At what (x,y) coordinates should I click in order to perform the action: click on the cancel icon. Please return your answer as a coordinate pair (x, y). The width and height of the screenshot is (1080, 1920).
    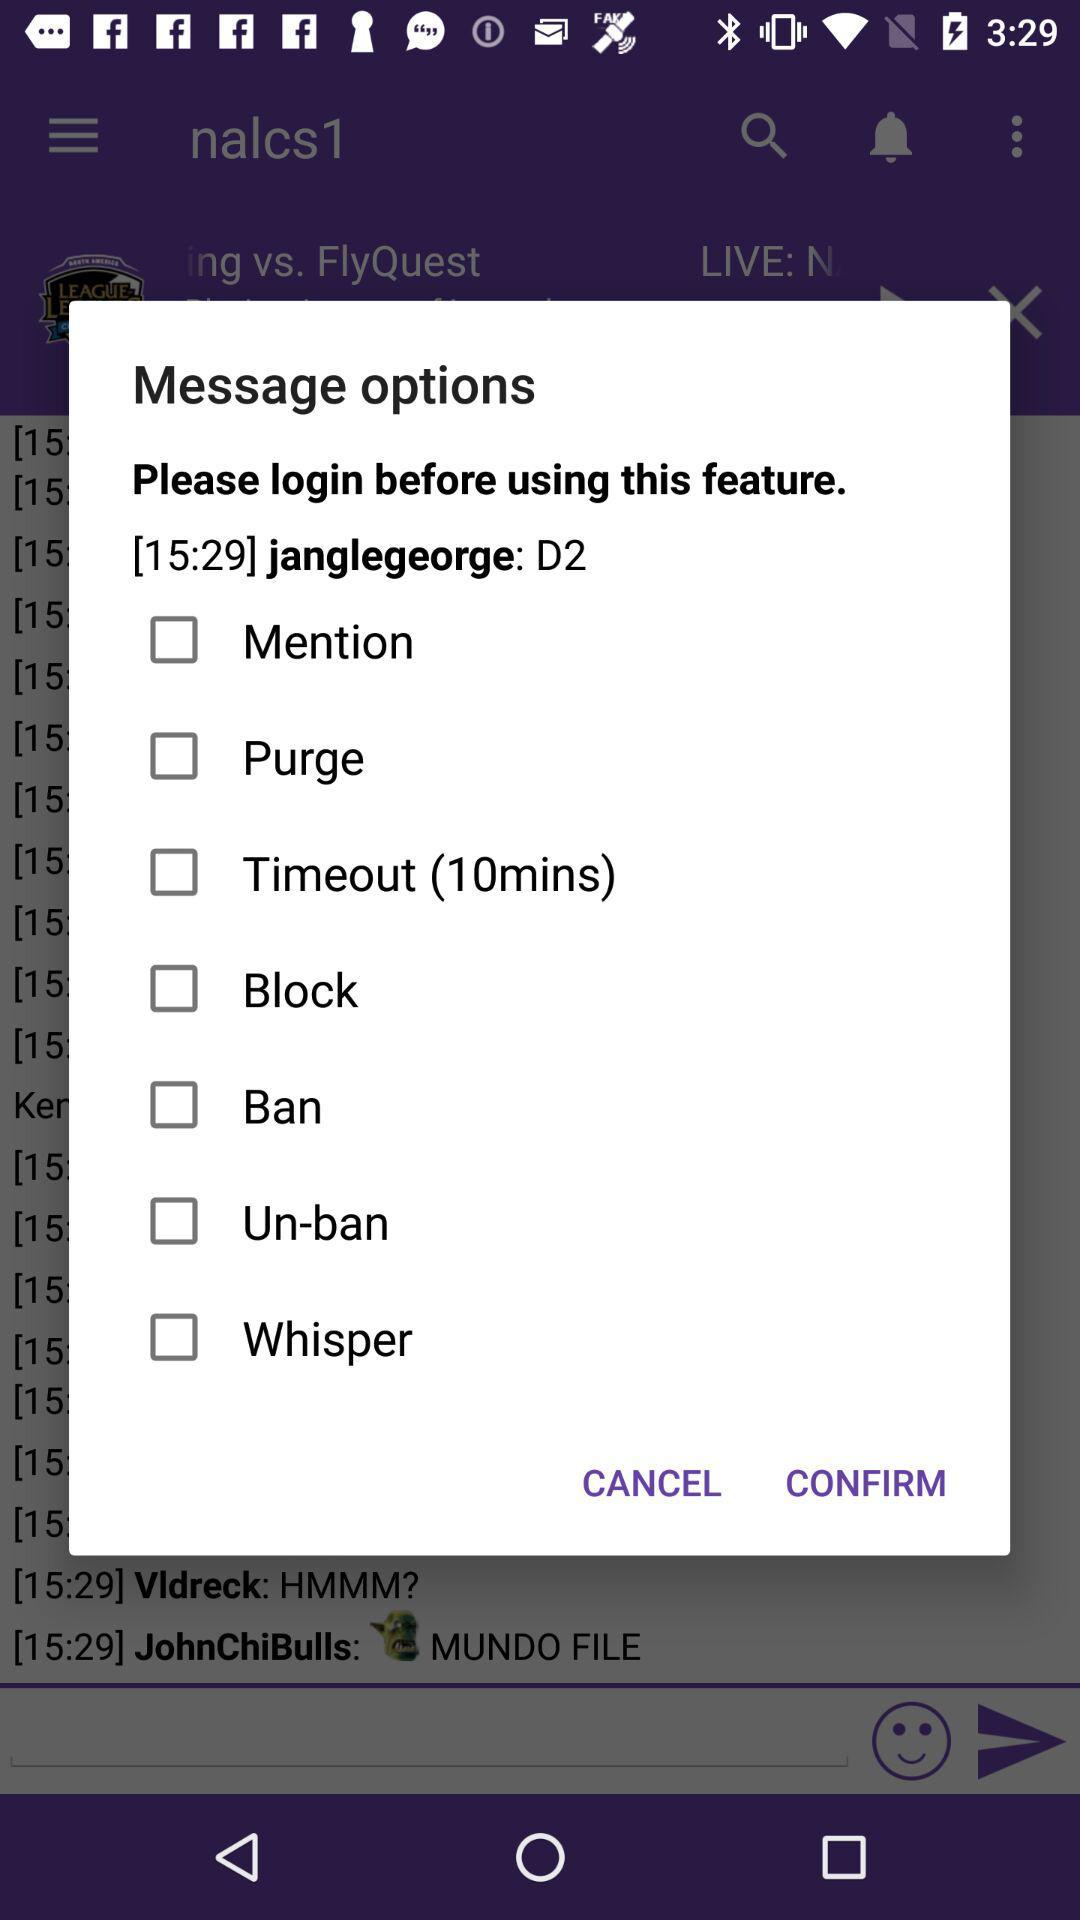
    Looking at the image, I should click on (652, 1482).